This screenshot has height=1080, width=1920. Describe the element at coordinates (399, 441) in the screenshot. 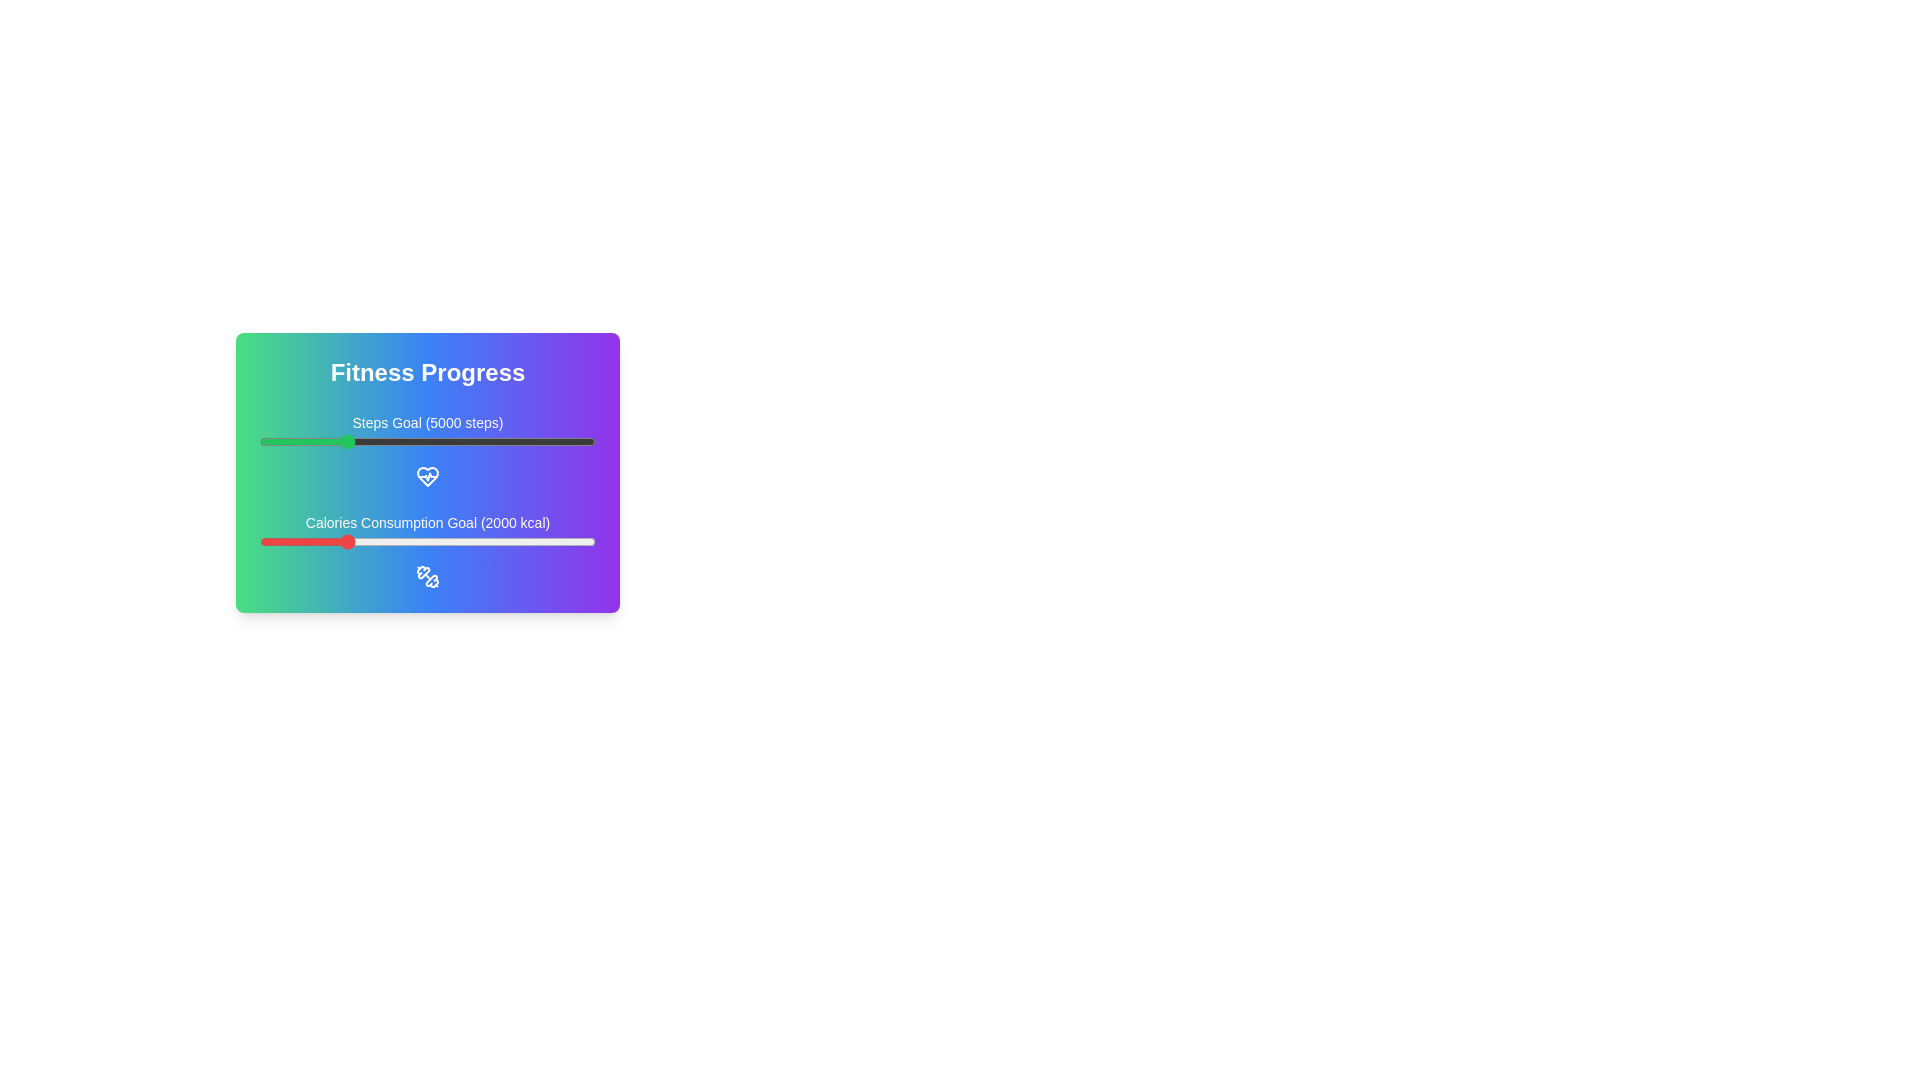

I see `the steps goal` at that location.